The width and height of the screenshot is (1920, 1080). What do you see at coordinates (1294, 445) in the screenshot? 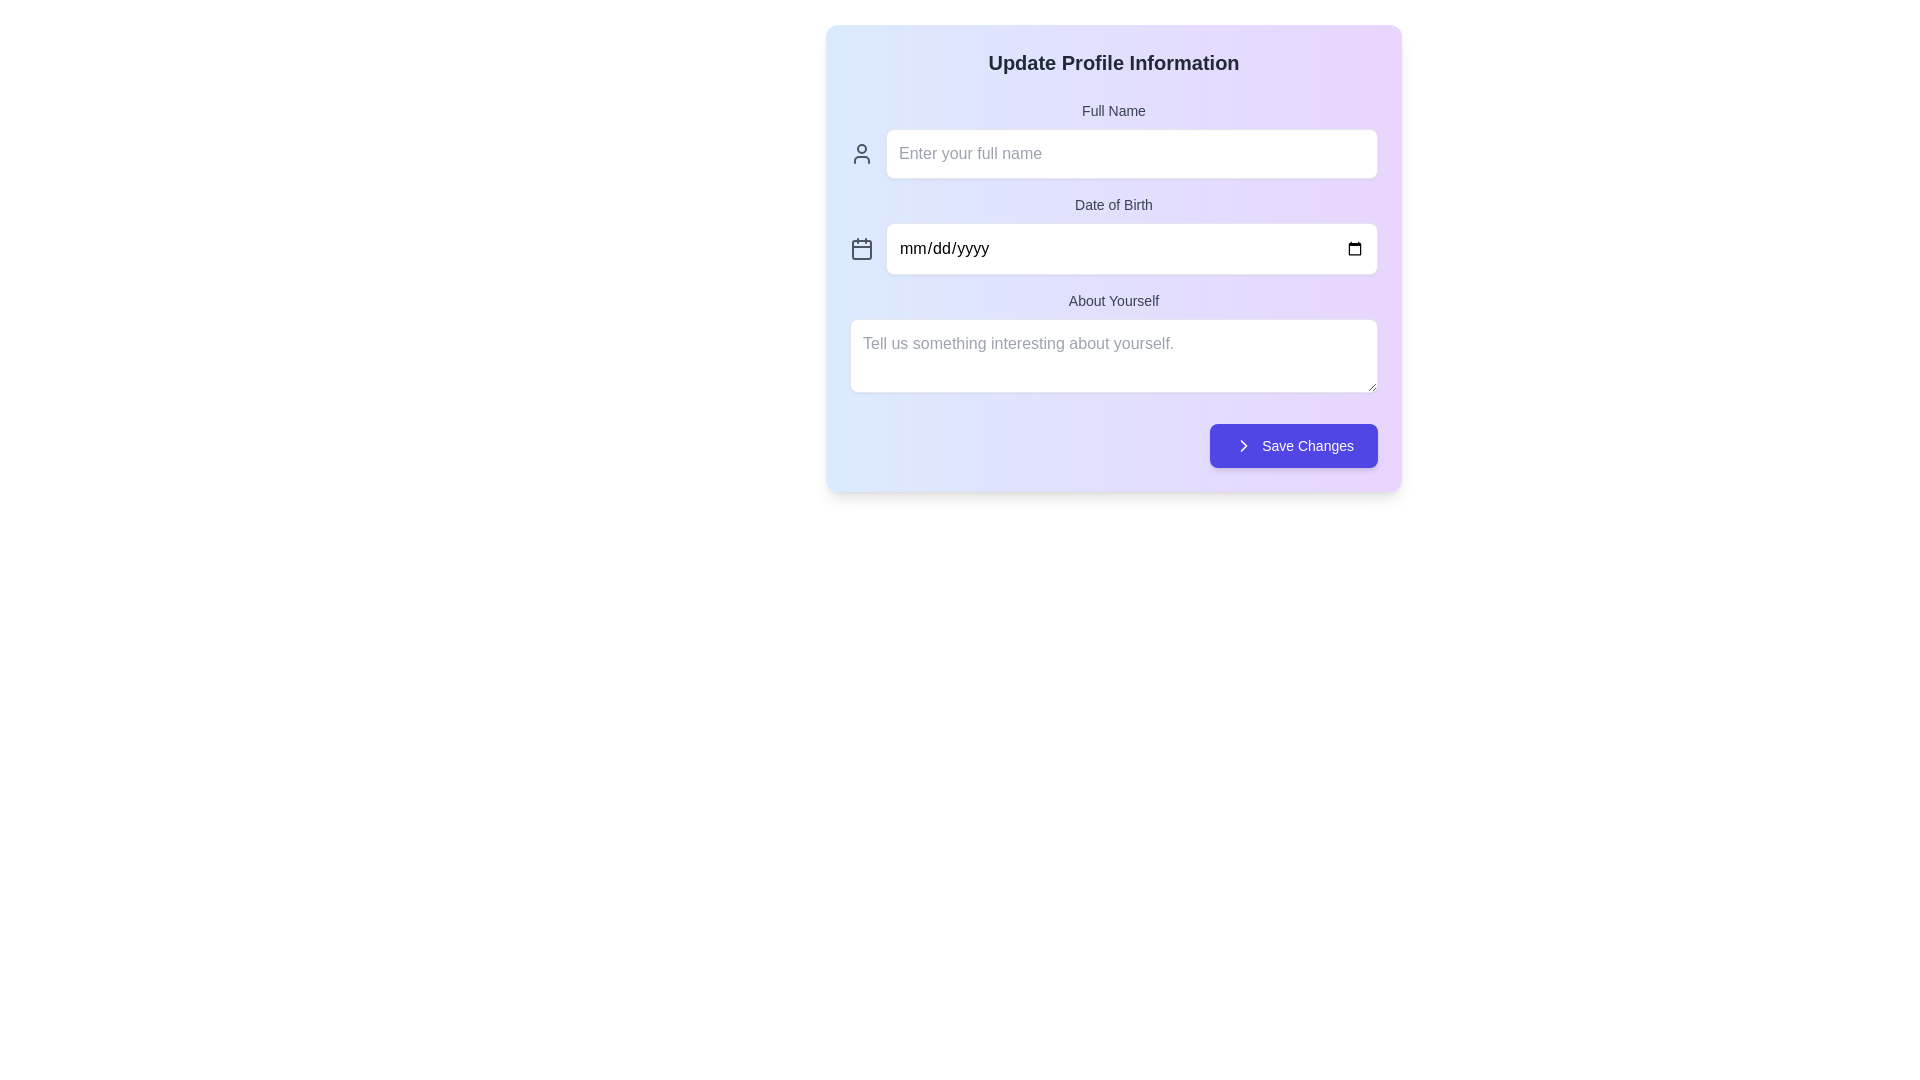
I see `the primary action button located at the bottom-right of the 'Update Profile Information' form to change its background color` at bounding box center [1294, 445].